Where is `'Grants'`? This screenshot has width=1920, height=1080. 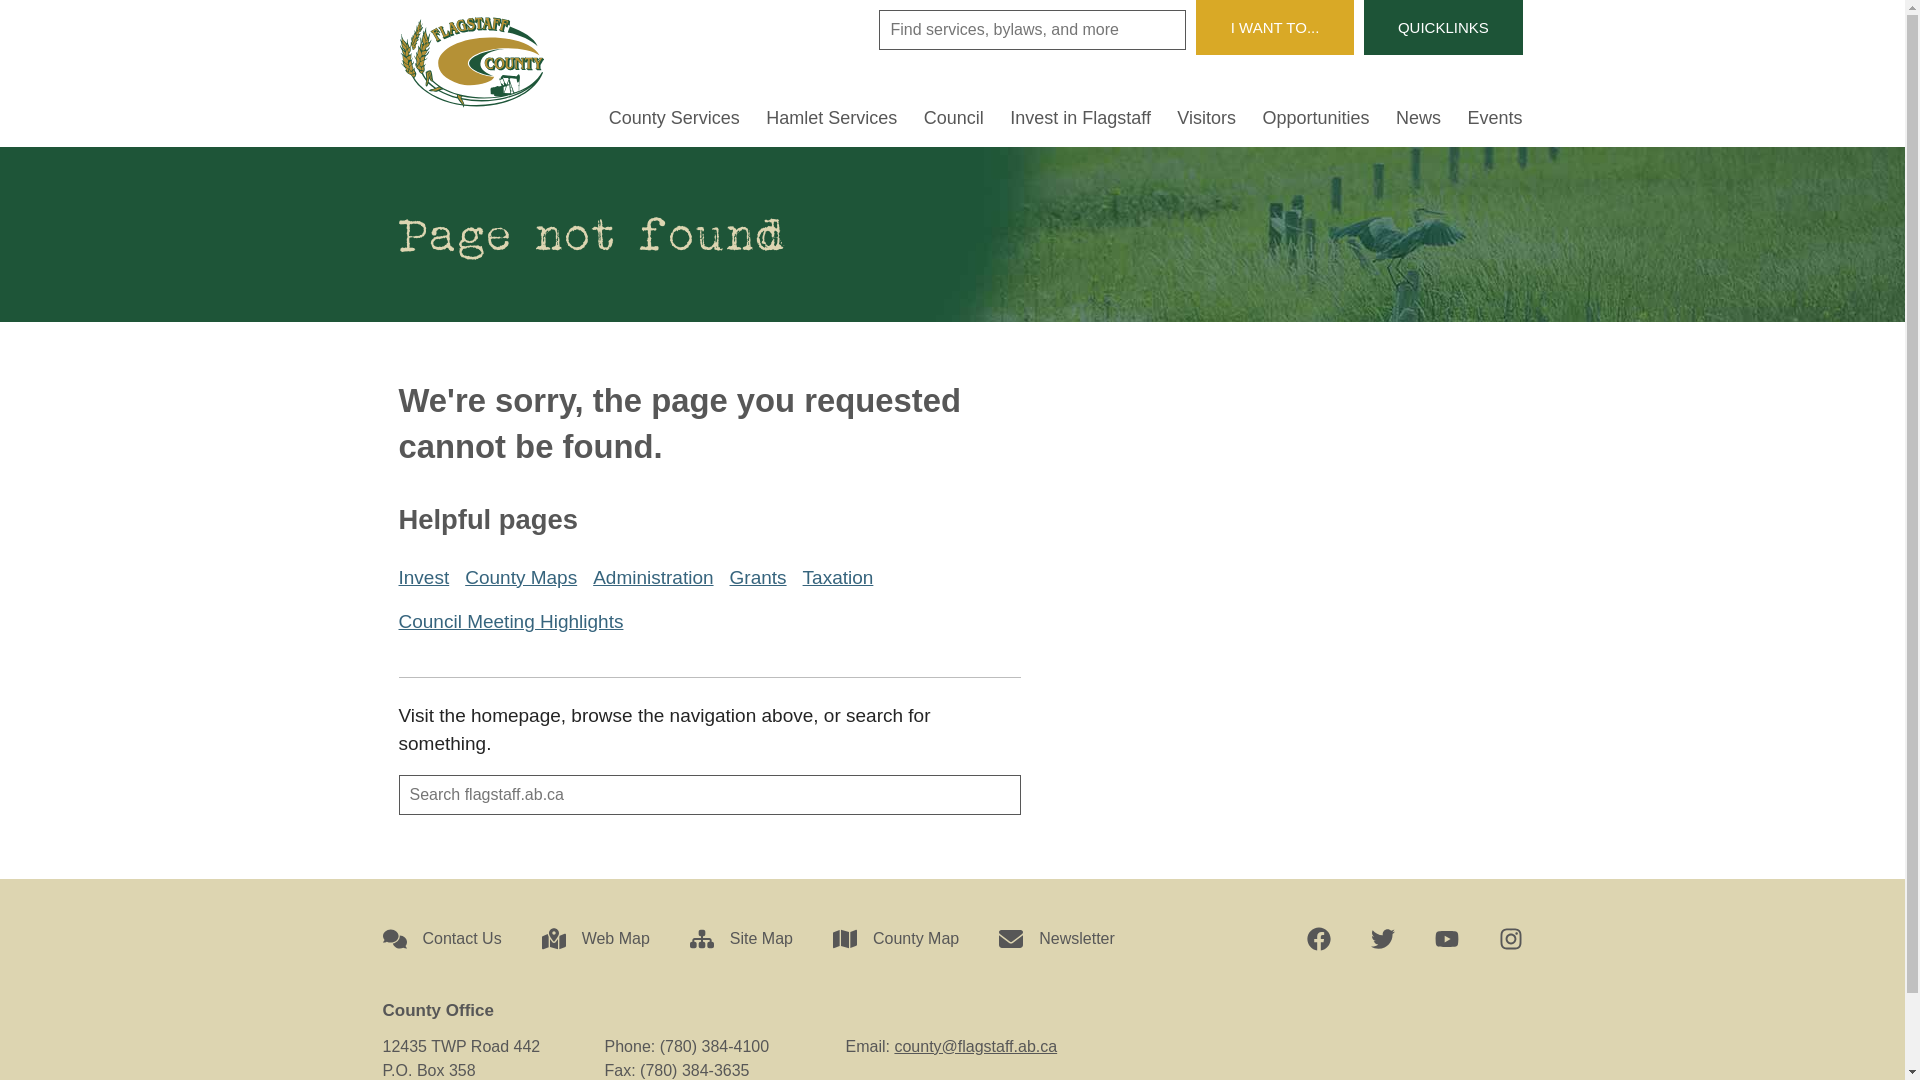
'Grants' is located at coordinates (728, 577).